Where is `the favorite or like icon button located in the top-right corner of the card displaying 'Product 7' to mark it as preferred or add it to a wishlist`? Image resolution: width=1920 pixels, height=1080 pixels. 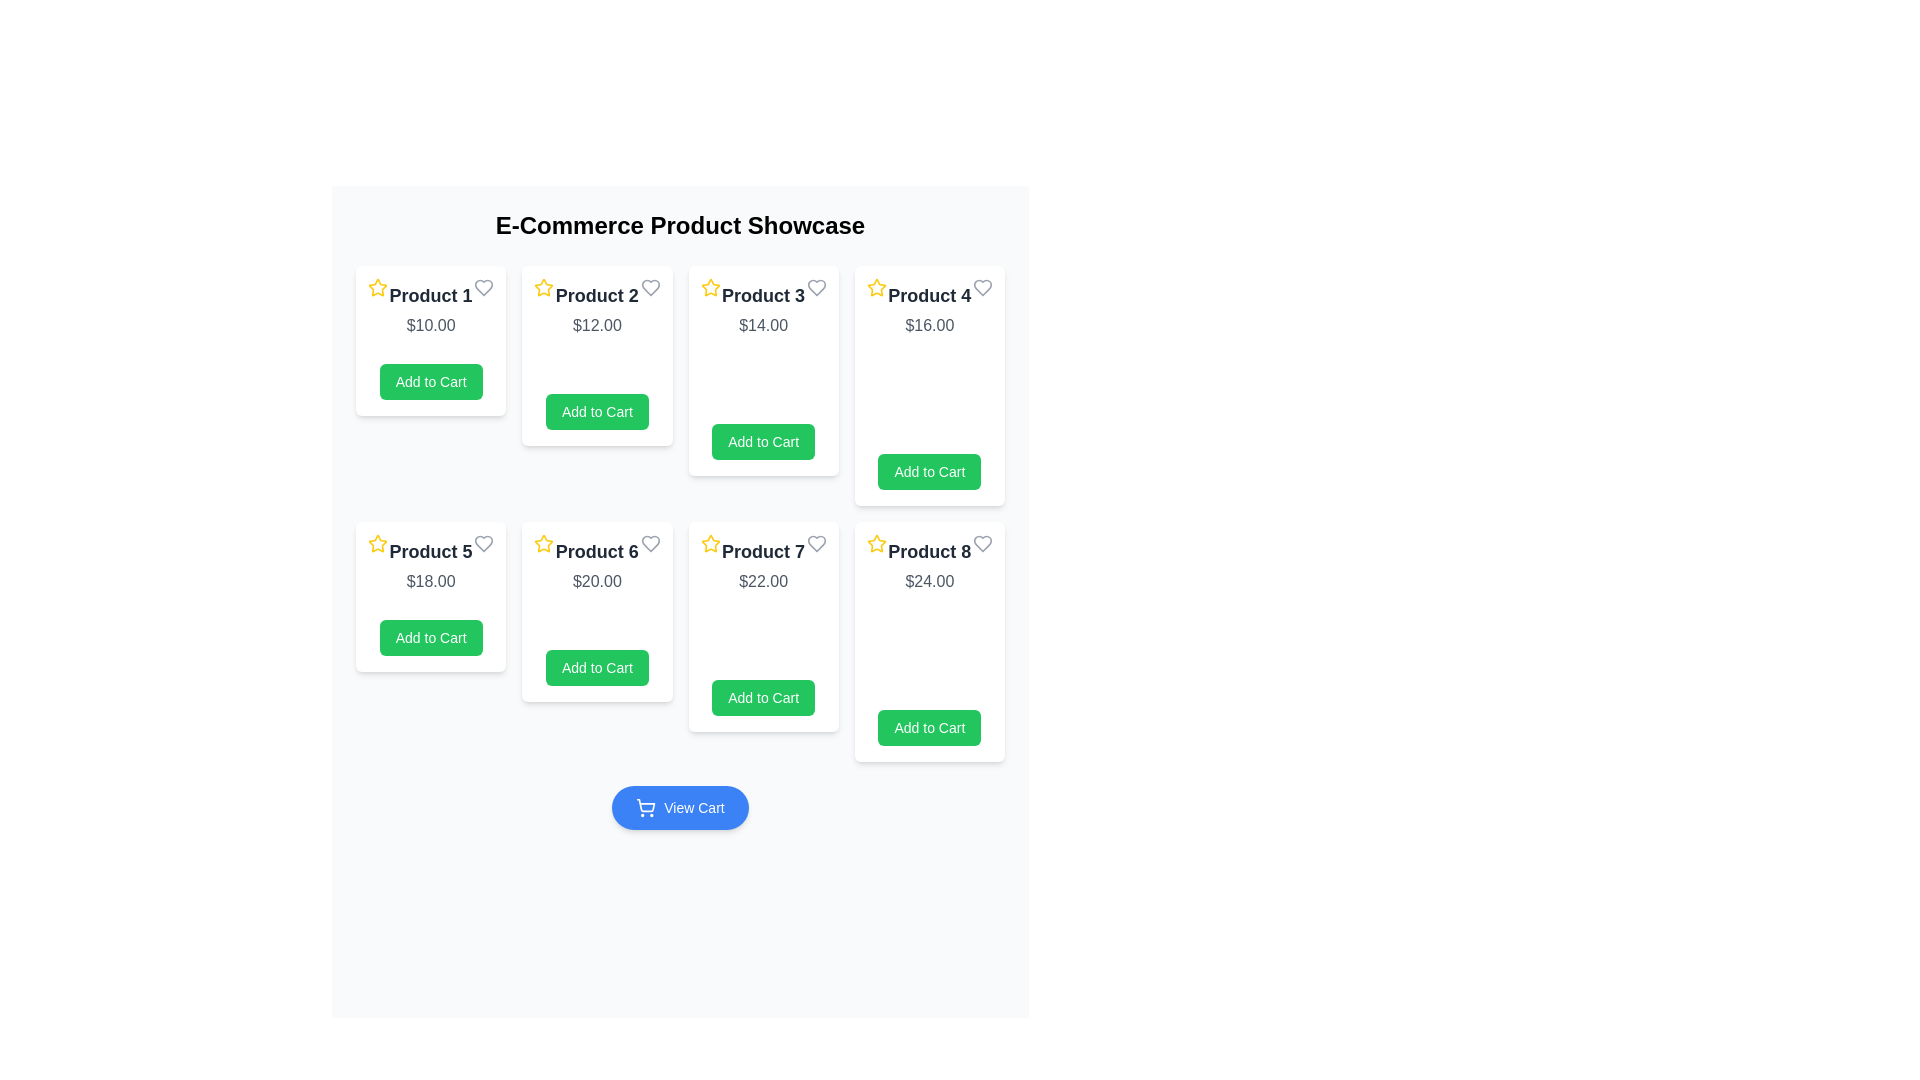 the favorite or like icon button located in the top-right corner of the card displaying 'Product 7' to mark it as preferred or add it to a wishlist is located at coordinates (816, 543).